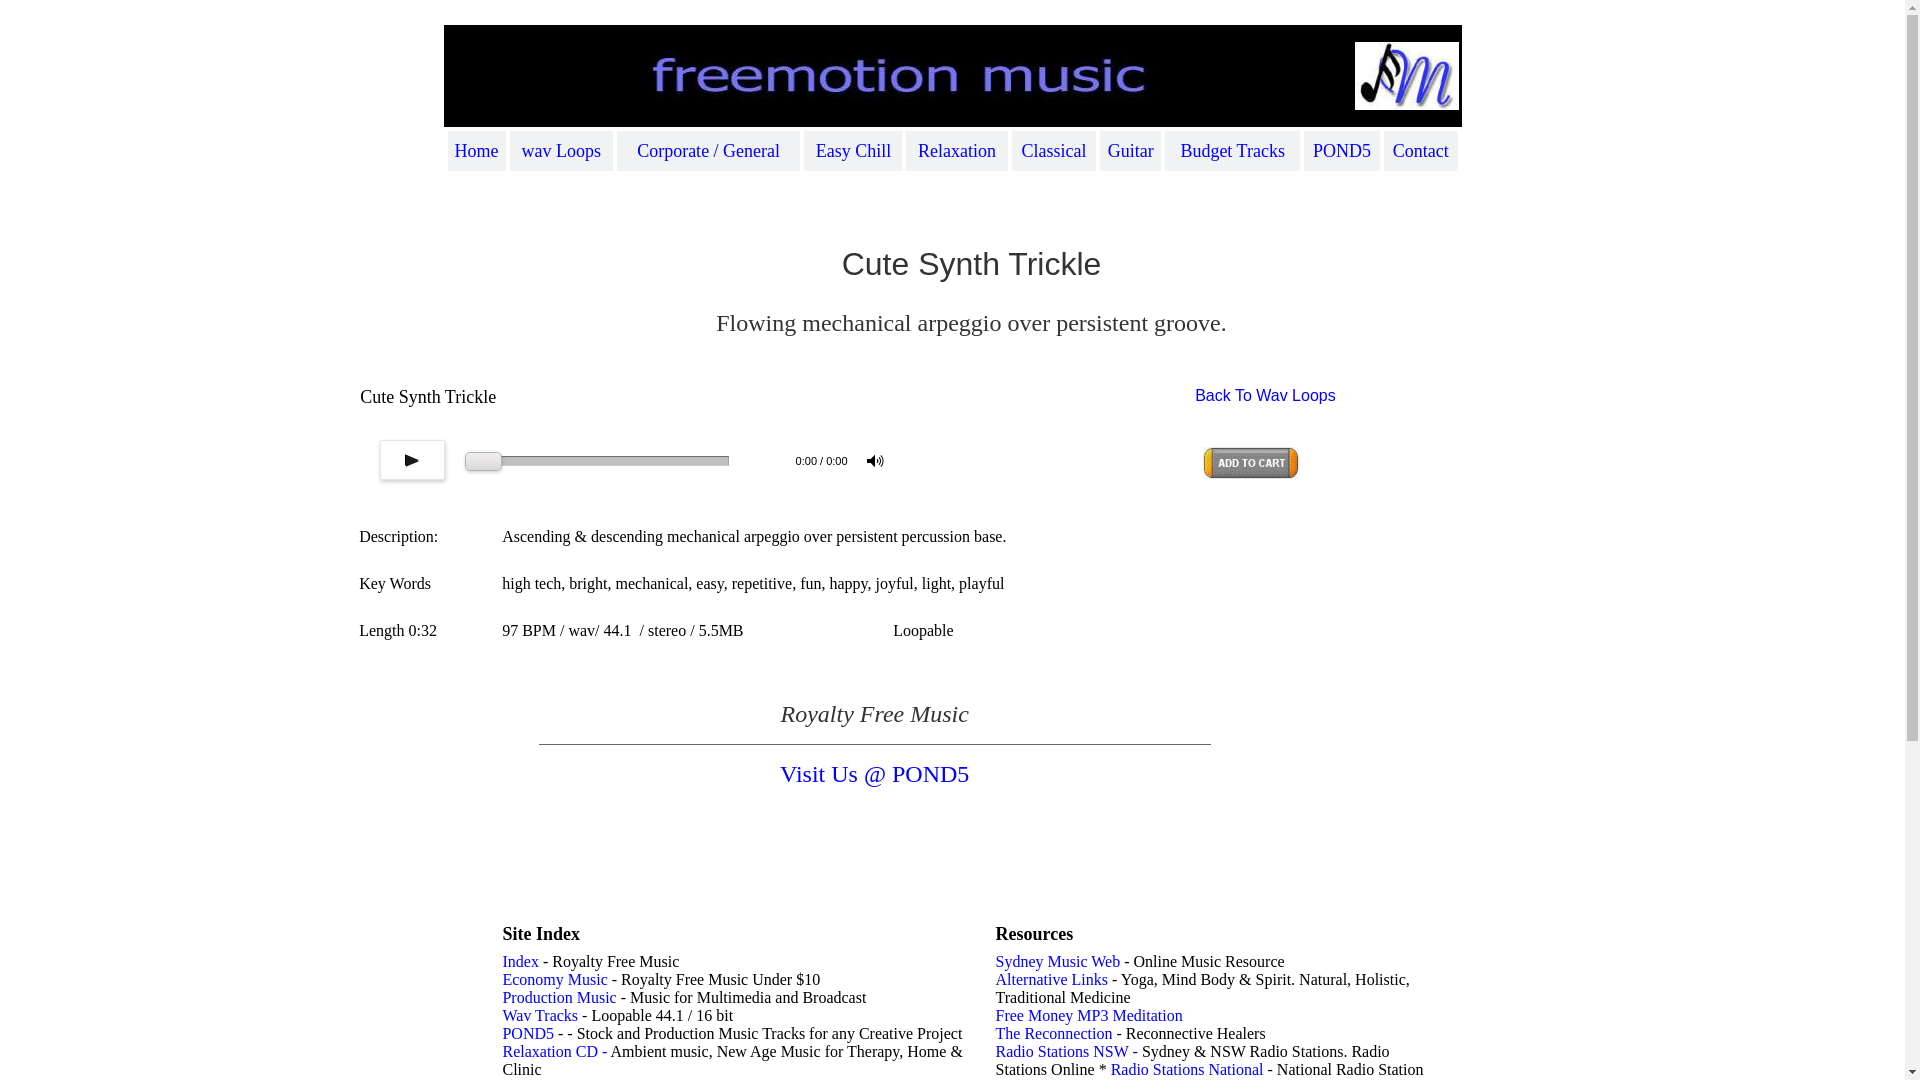 The image size is (1920, 1080). What do you see at coordinates (1107, 149) in the screenshot?
I see `'Guitar'` at bounding box center [1107, 149].